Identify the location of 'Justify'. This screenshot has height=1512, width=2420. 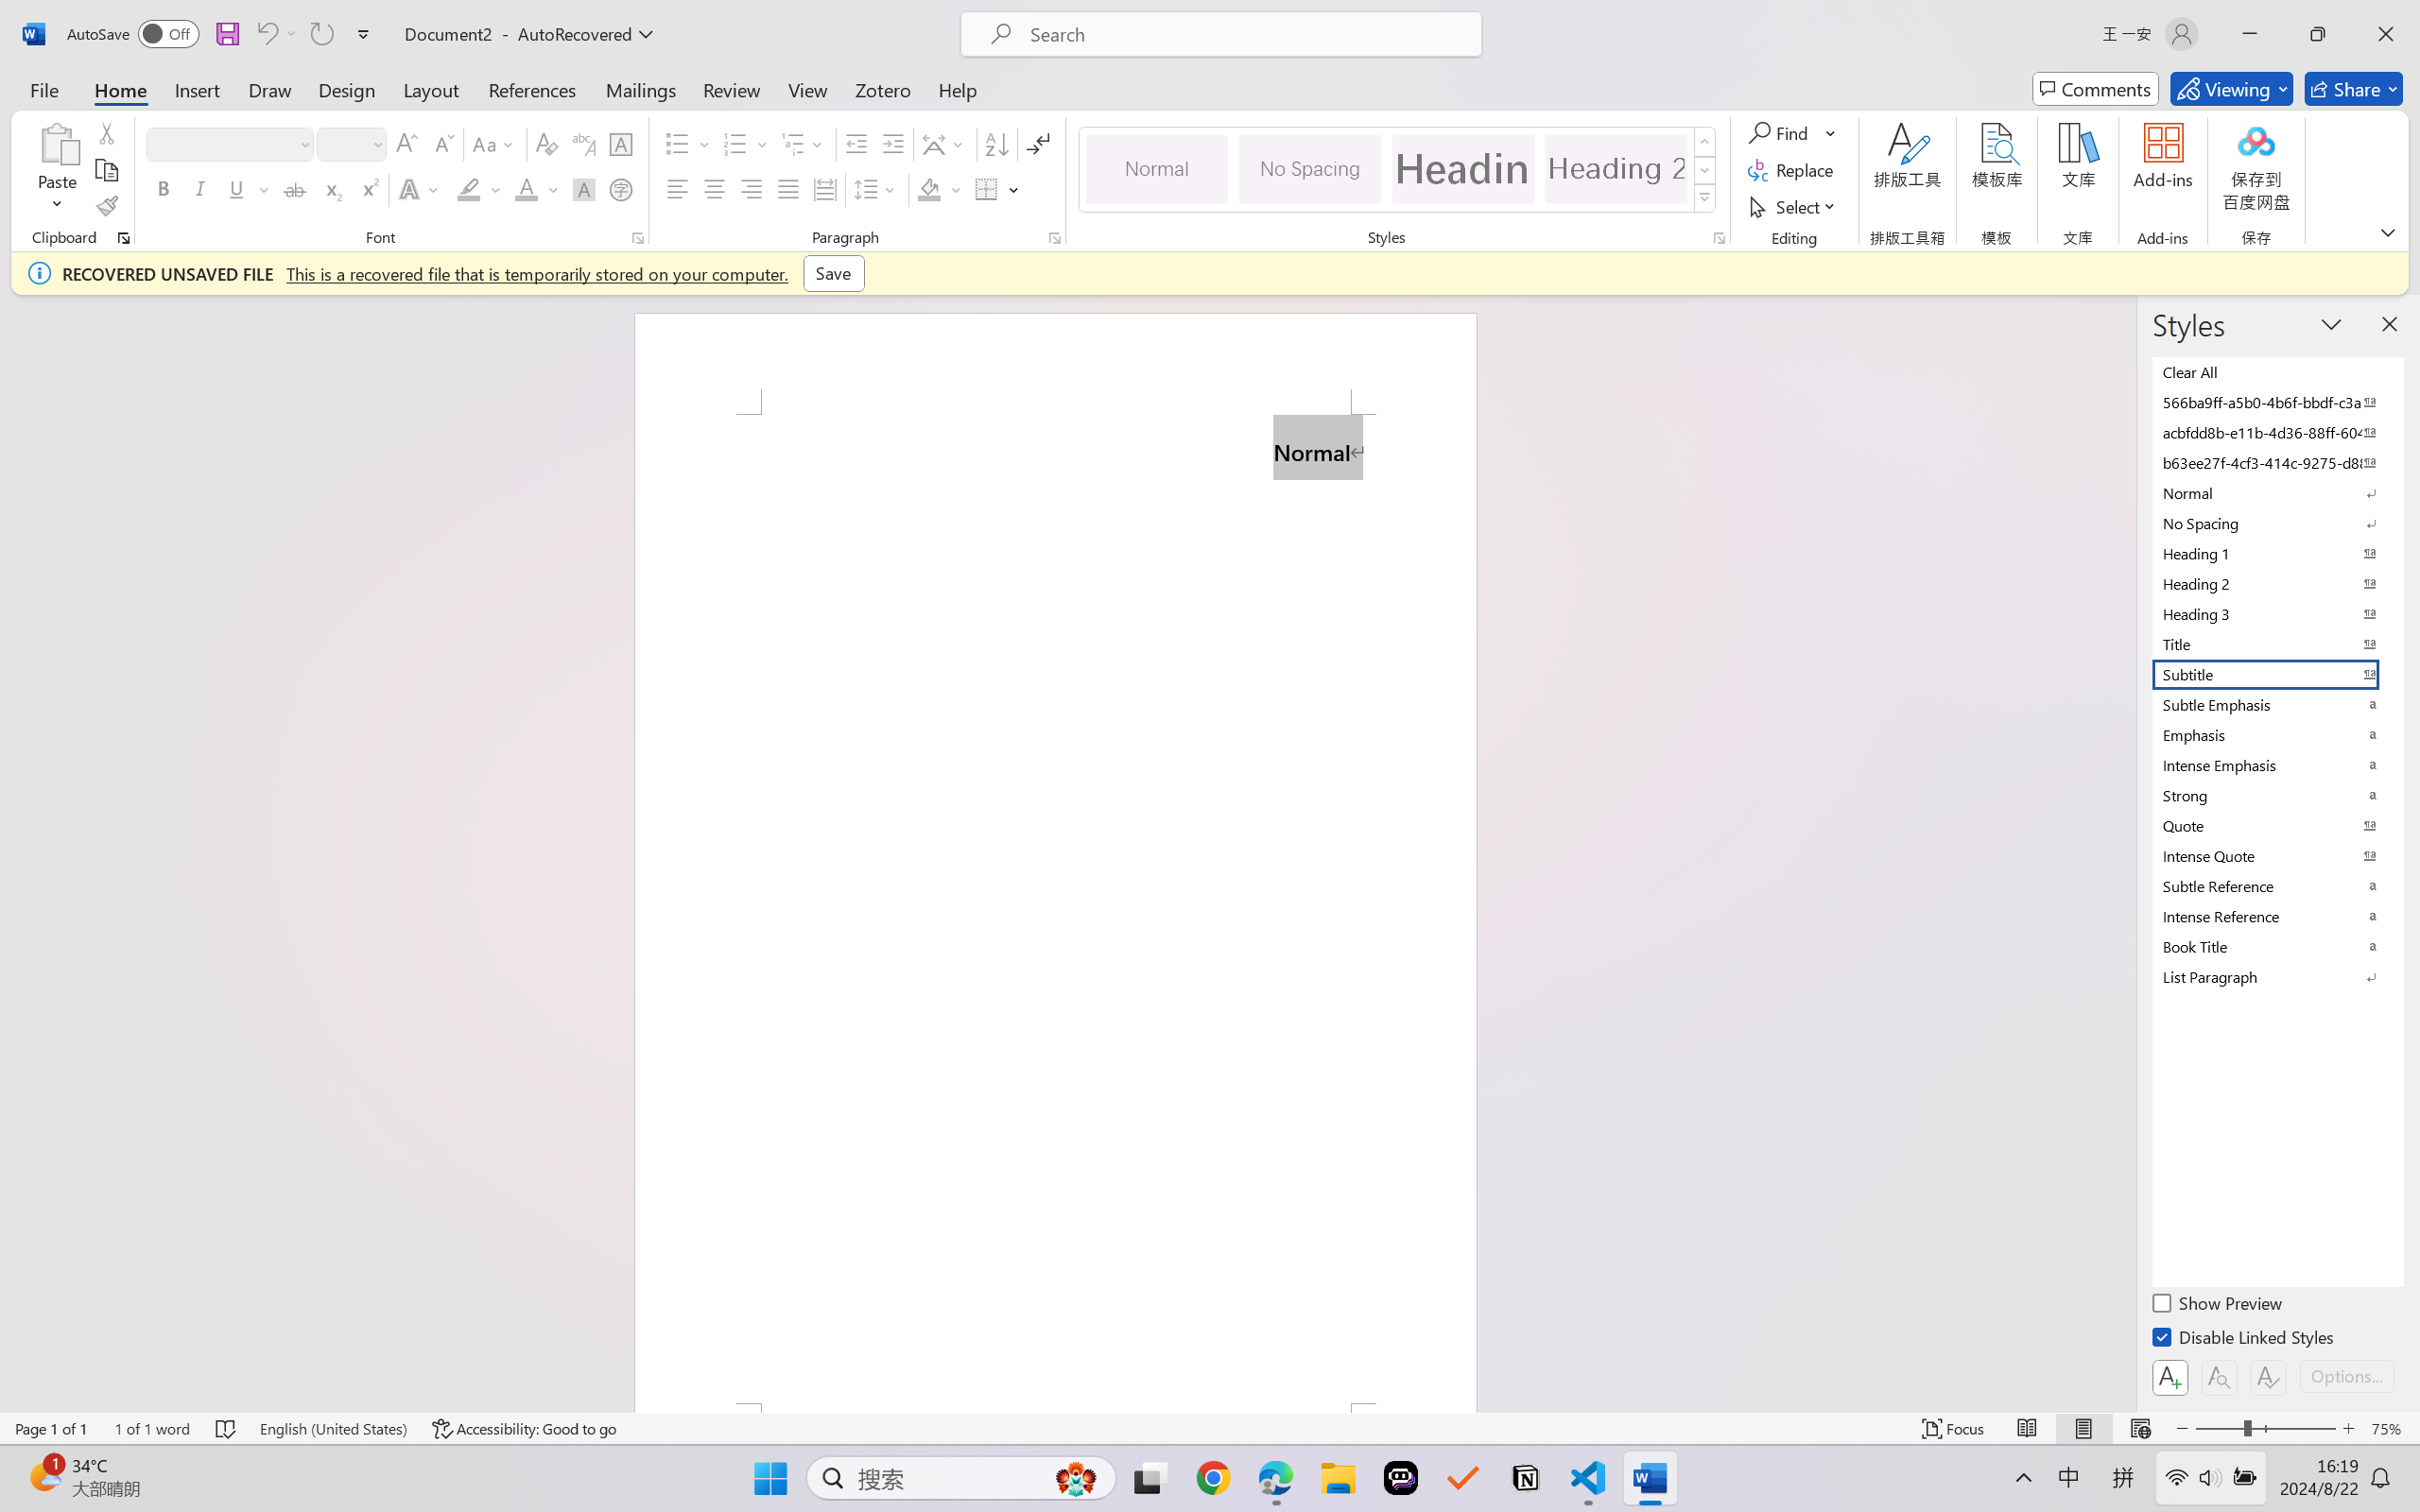
(787, 188).